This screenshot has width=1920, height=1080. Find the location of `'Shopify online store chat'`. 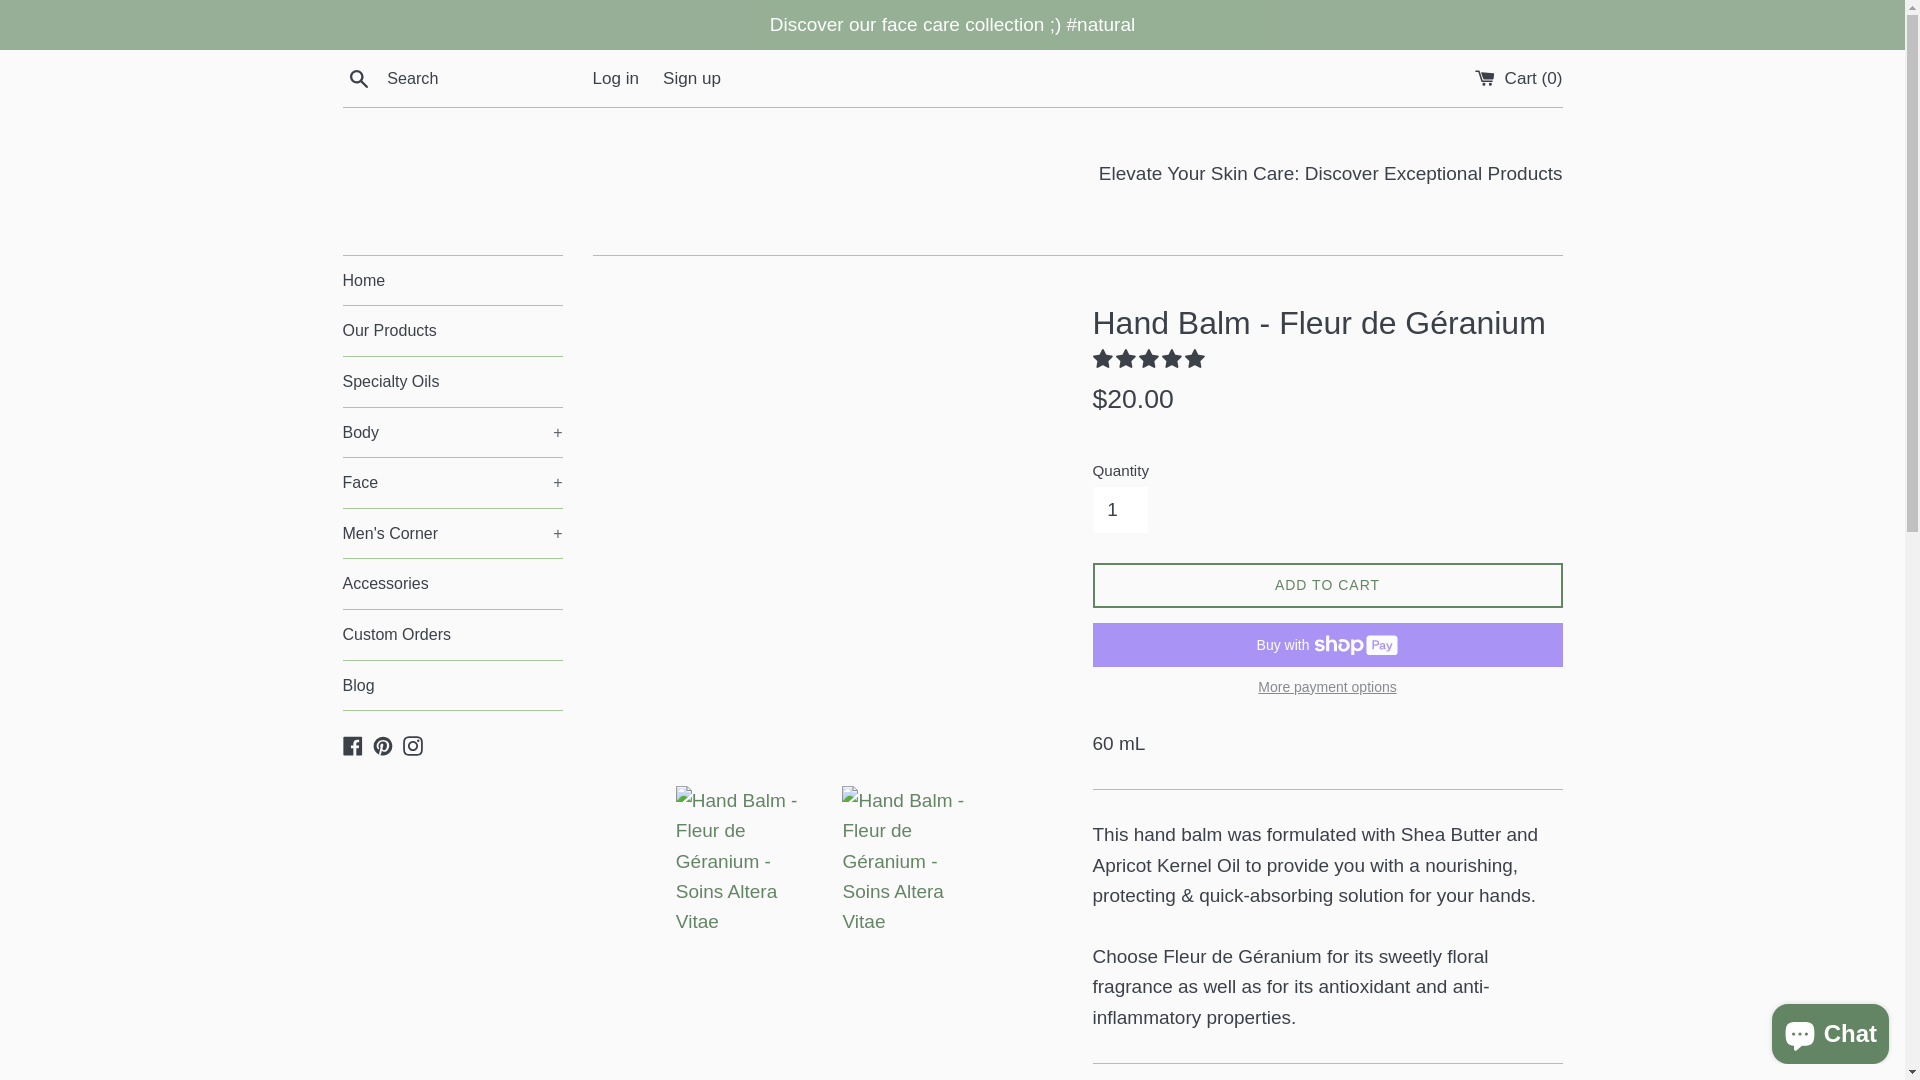

'Shopify online store chat' is located at coordinates (1830, 1029).